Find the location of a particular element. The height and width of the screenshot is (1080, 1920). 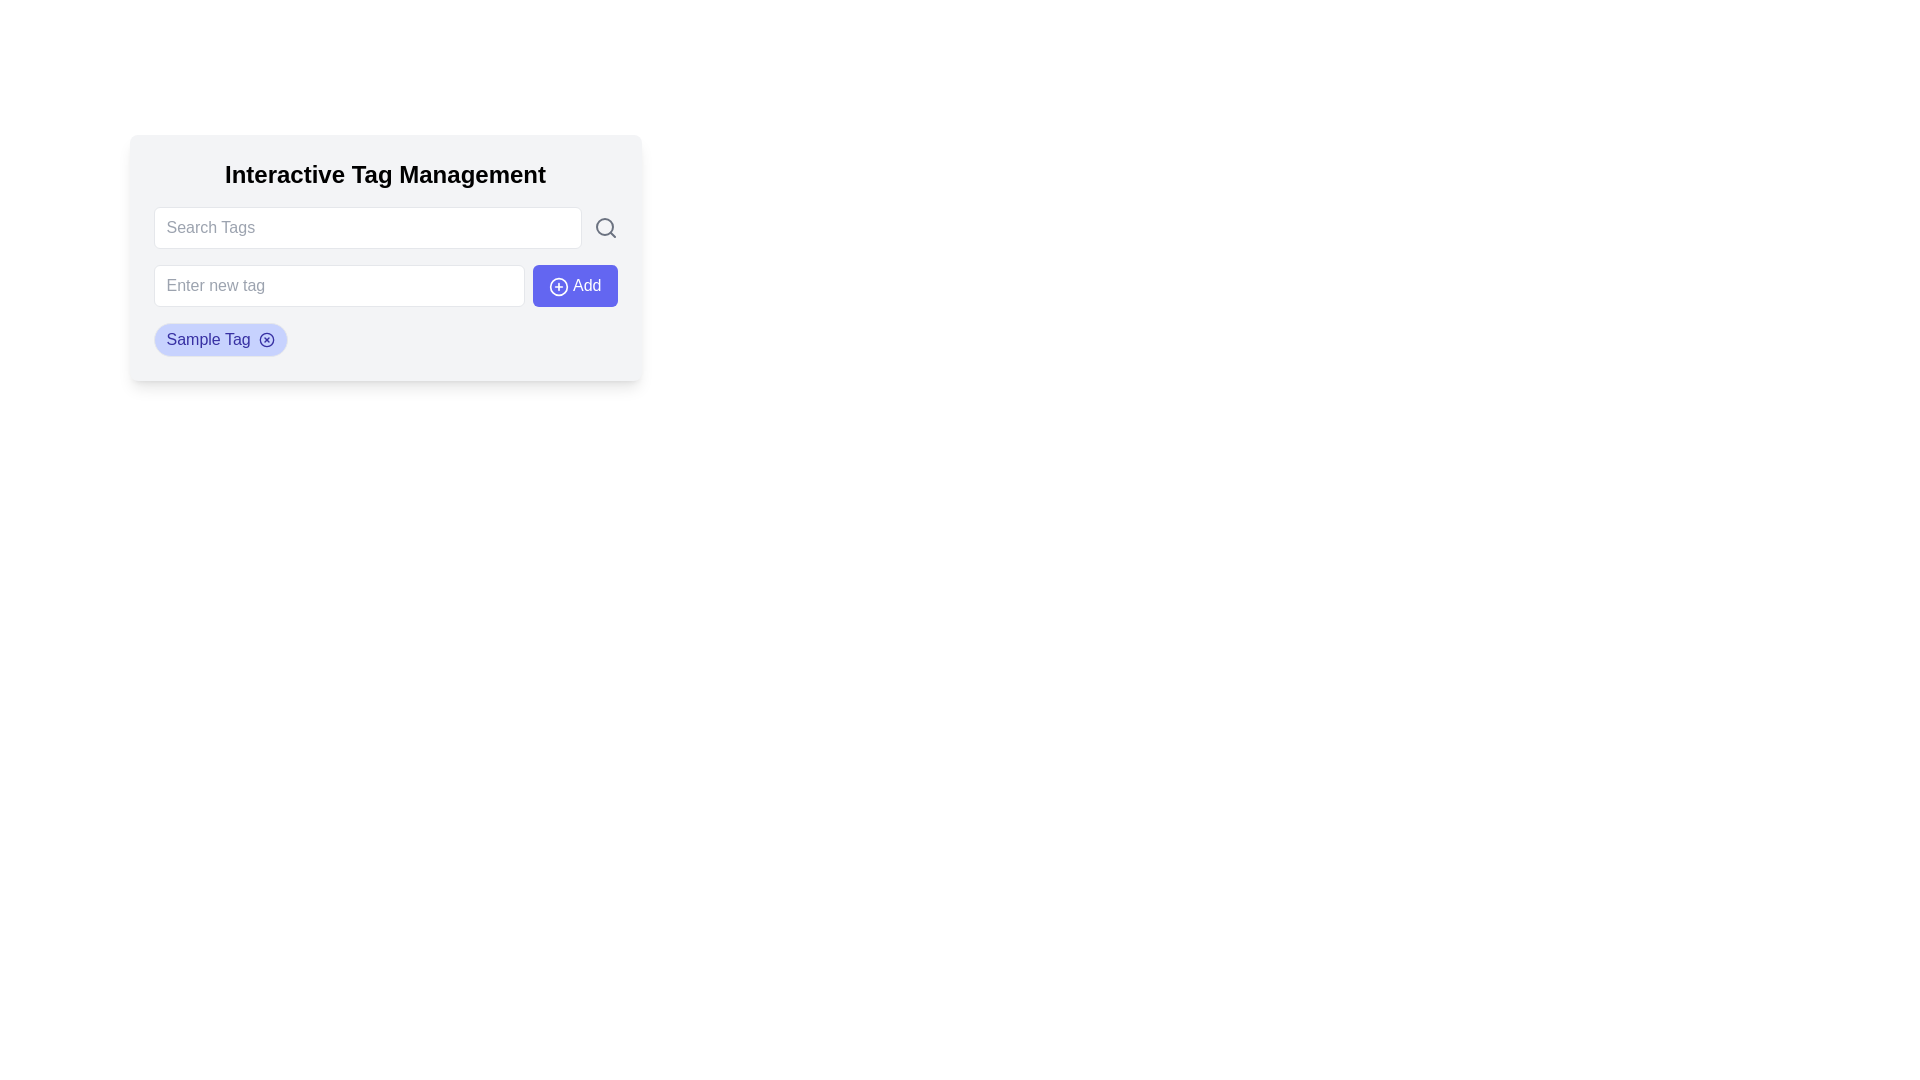

the 'Sample Tag' label with blue text color and rounded indigo background is located at coordinates (208, 338).